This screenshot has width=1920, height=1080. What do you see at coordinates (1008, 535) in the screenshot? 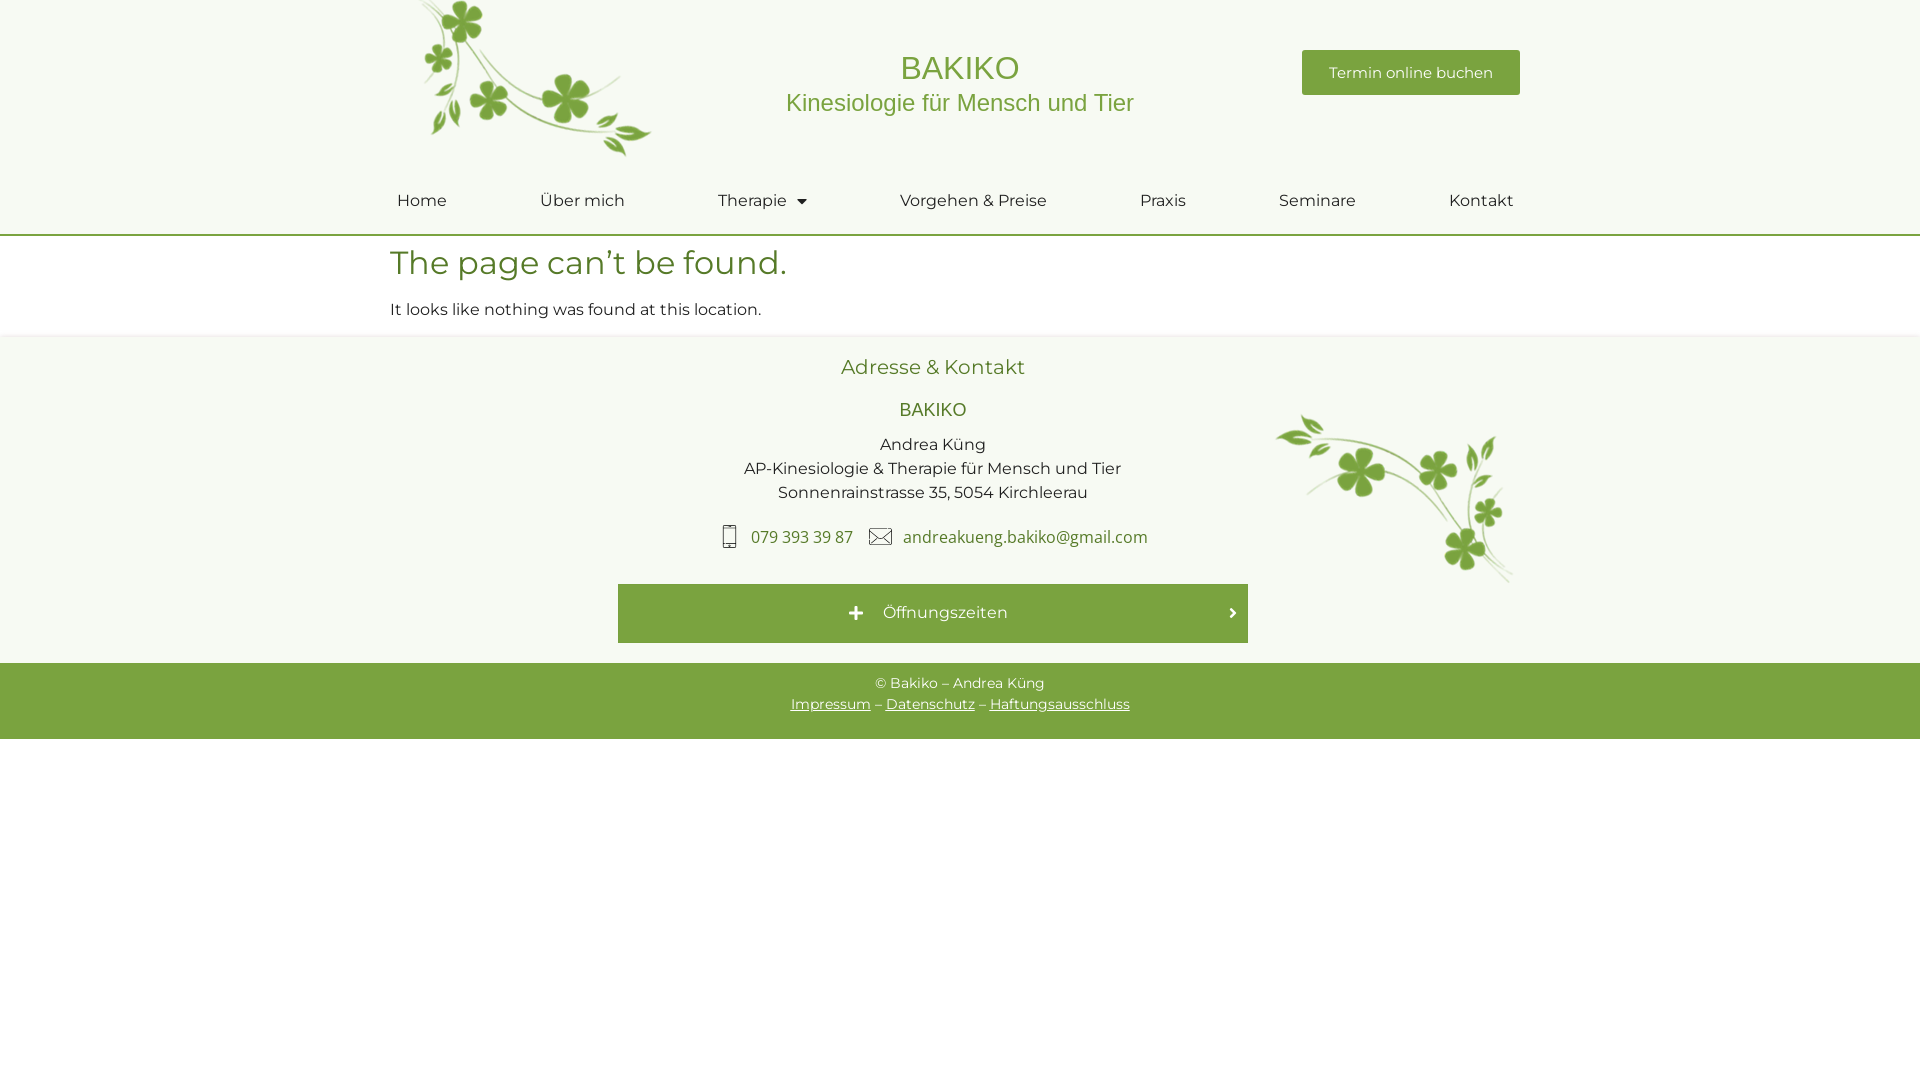
I see `'andreakueng.bakiko@gmail.com'` at bounding box center [1008, 535].